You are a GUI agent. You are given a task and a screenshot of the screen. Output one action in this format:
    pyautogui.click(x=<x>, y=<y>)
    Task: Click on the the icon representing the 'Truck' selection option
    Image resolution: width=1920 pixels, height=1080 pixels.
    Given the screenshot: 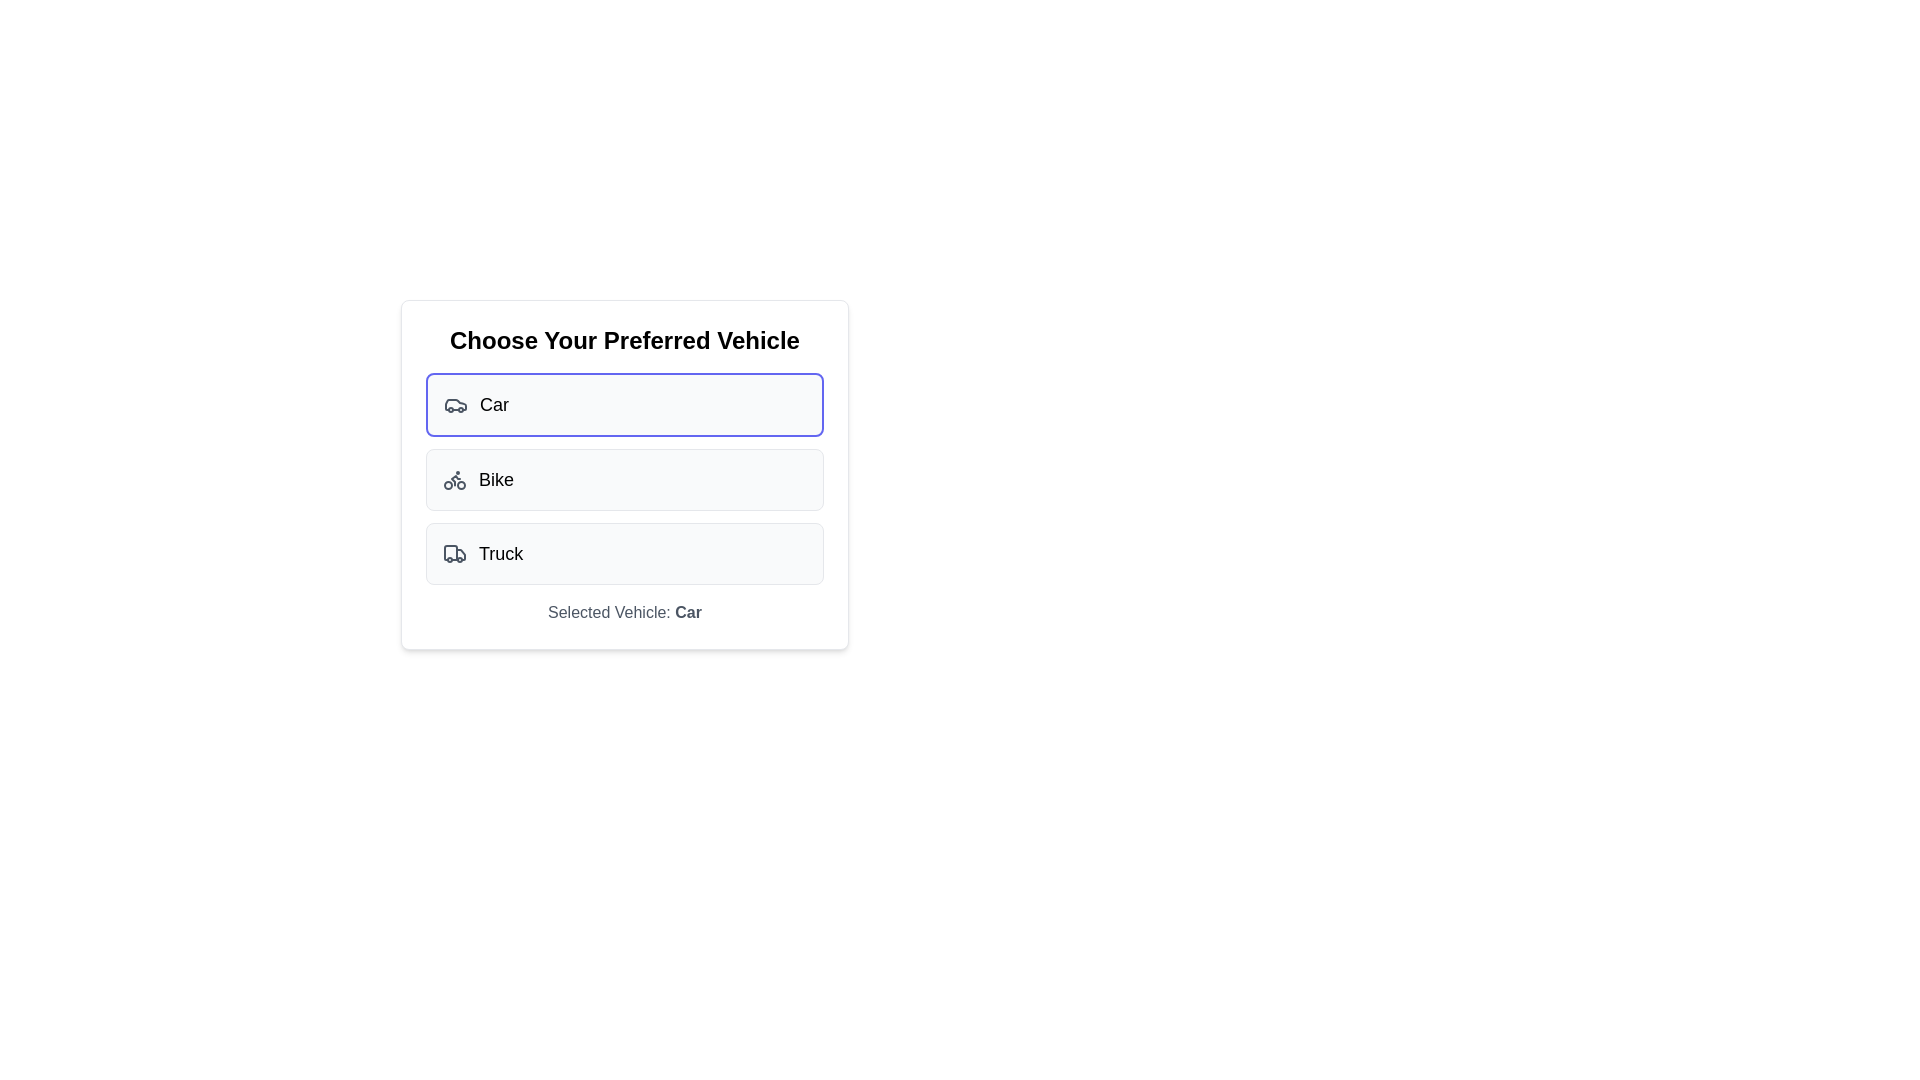 What is the action you would take?
    pyautogui.click(x=454, y=554)
    